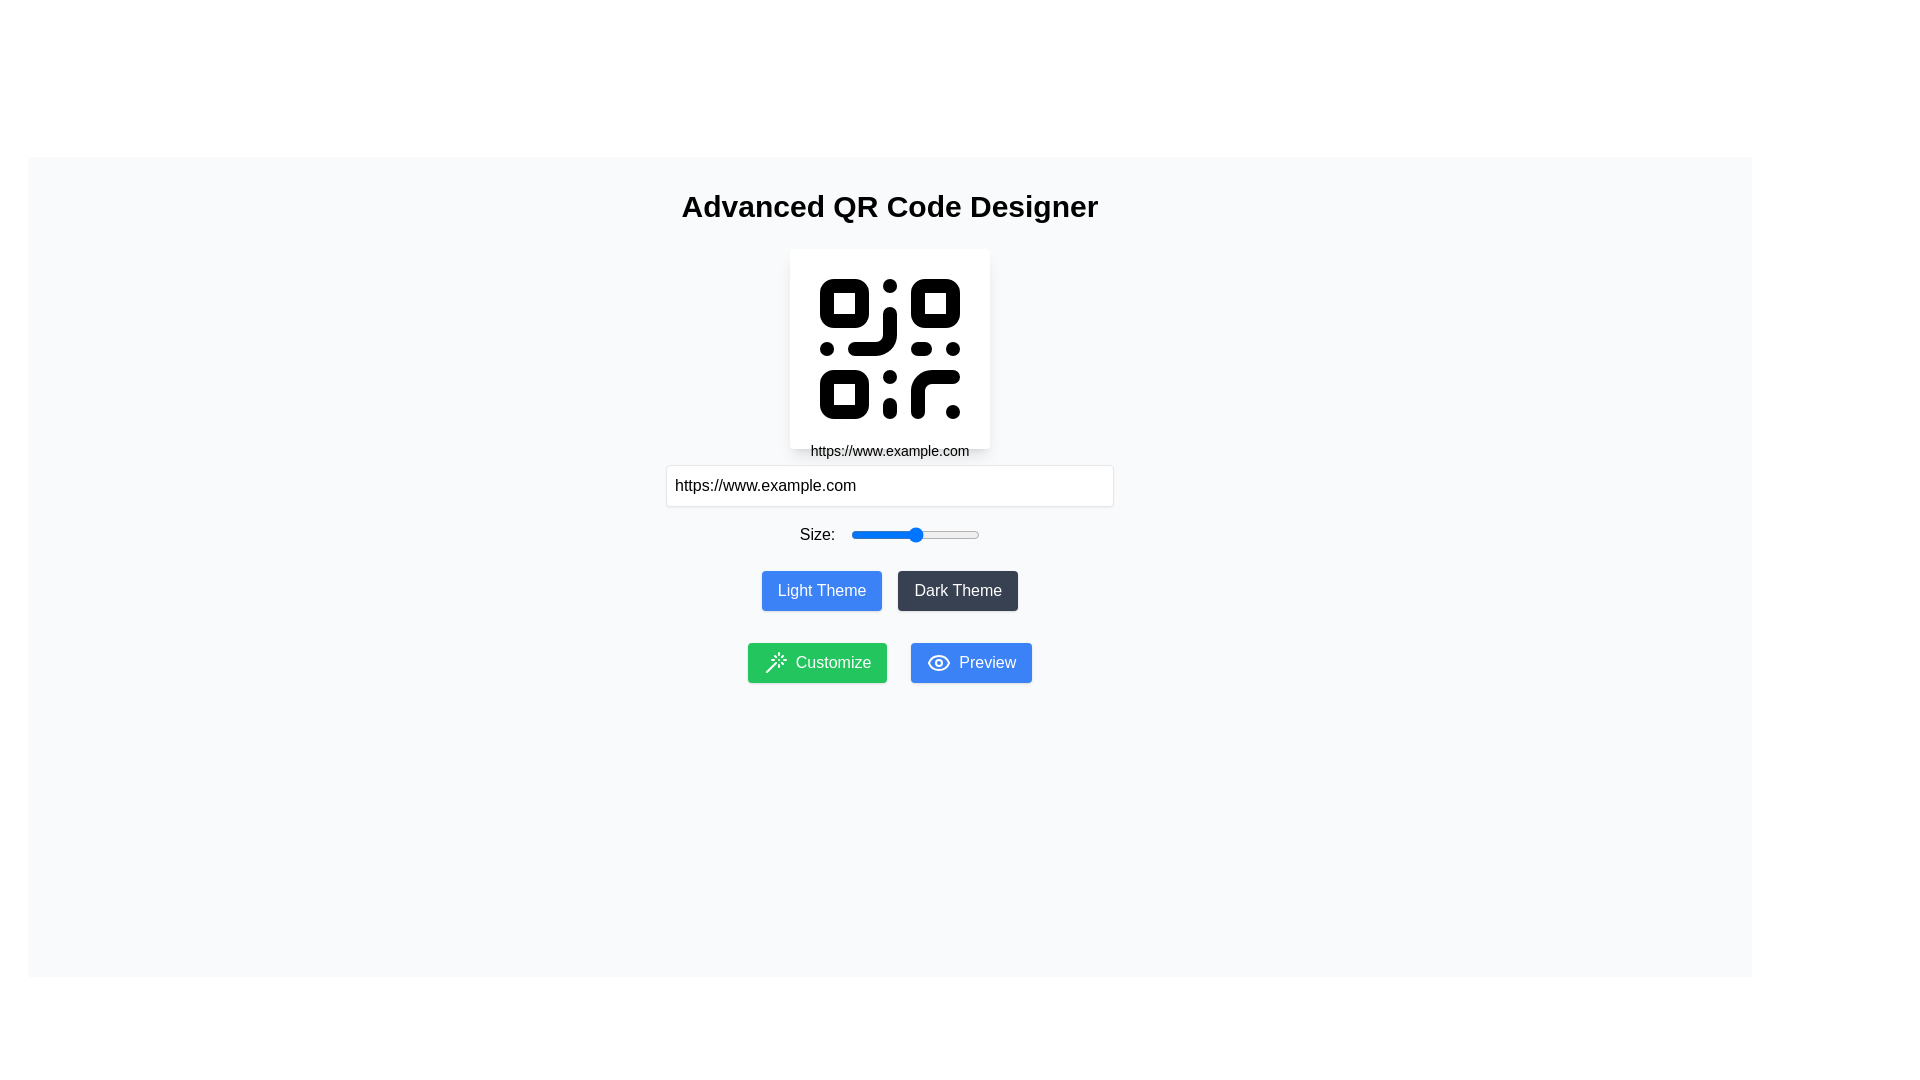 This screenshot has width=1920, height=1080. What do you see at coordinates (971, 663) in the screenshot?
I see `the blue 'Preview' button with an eye icon` at bounding box center [971, 663].